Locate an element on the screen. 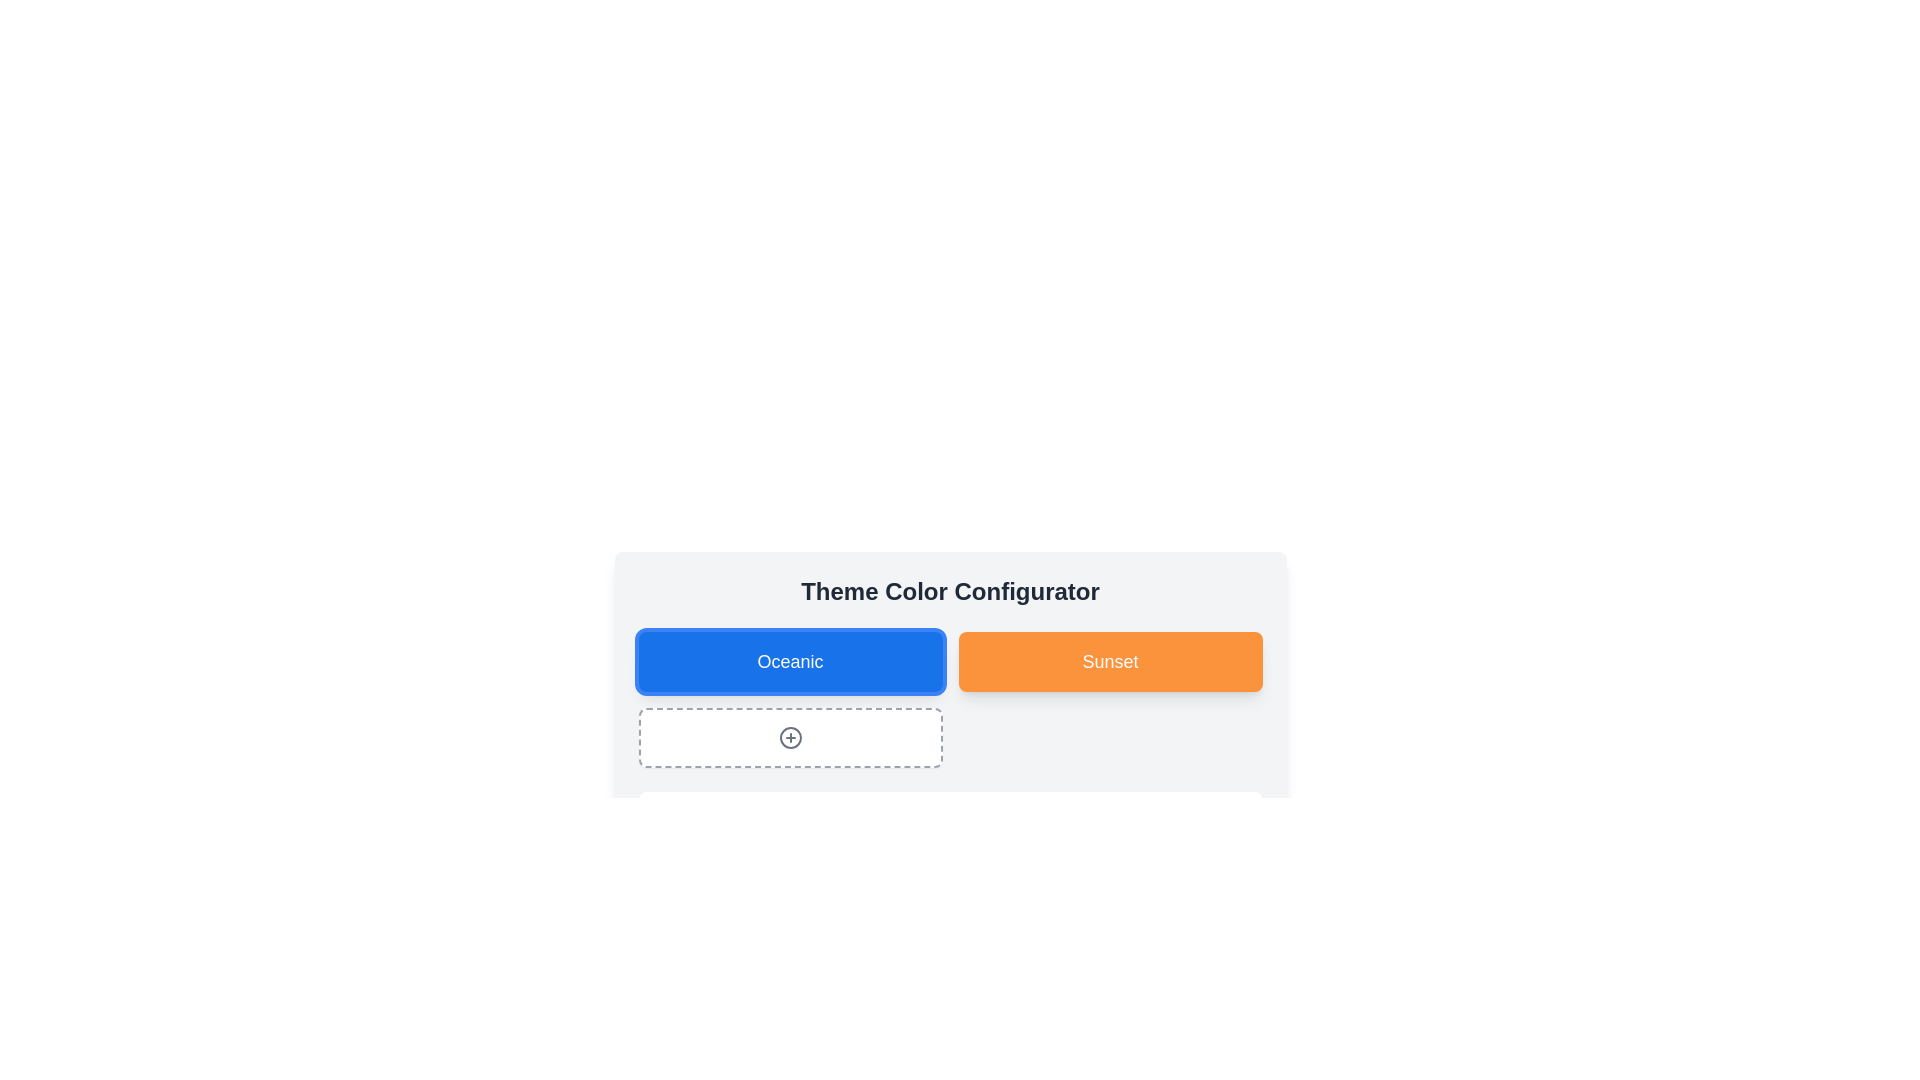  the 'Oceanic' theme button located in the leftmost position of the two-column grid under the 'Theme Color Configurator' header is located at coordinates (789, 662).